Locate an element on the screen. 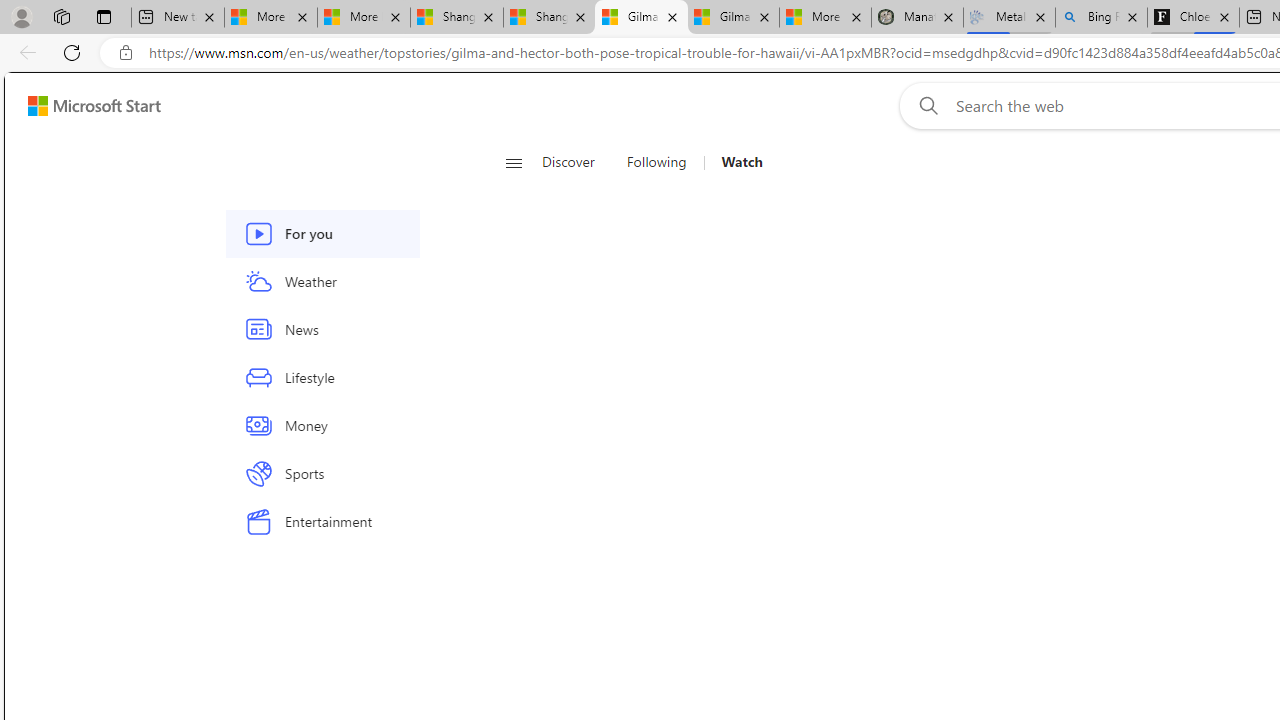 Image resolution: width=1280 pixels, height=720 pixels. 'Discover' is located at coordinates (567, 162).